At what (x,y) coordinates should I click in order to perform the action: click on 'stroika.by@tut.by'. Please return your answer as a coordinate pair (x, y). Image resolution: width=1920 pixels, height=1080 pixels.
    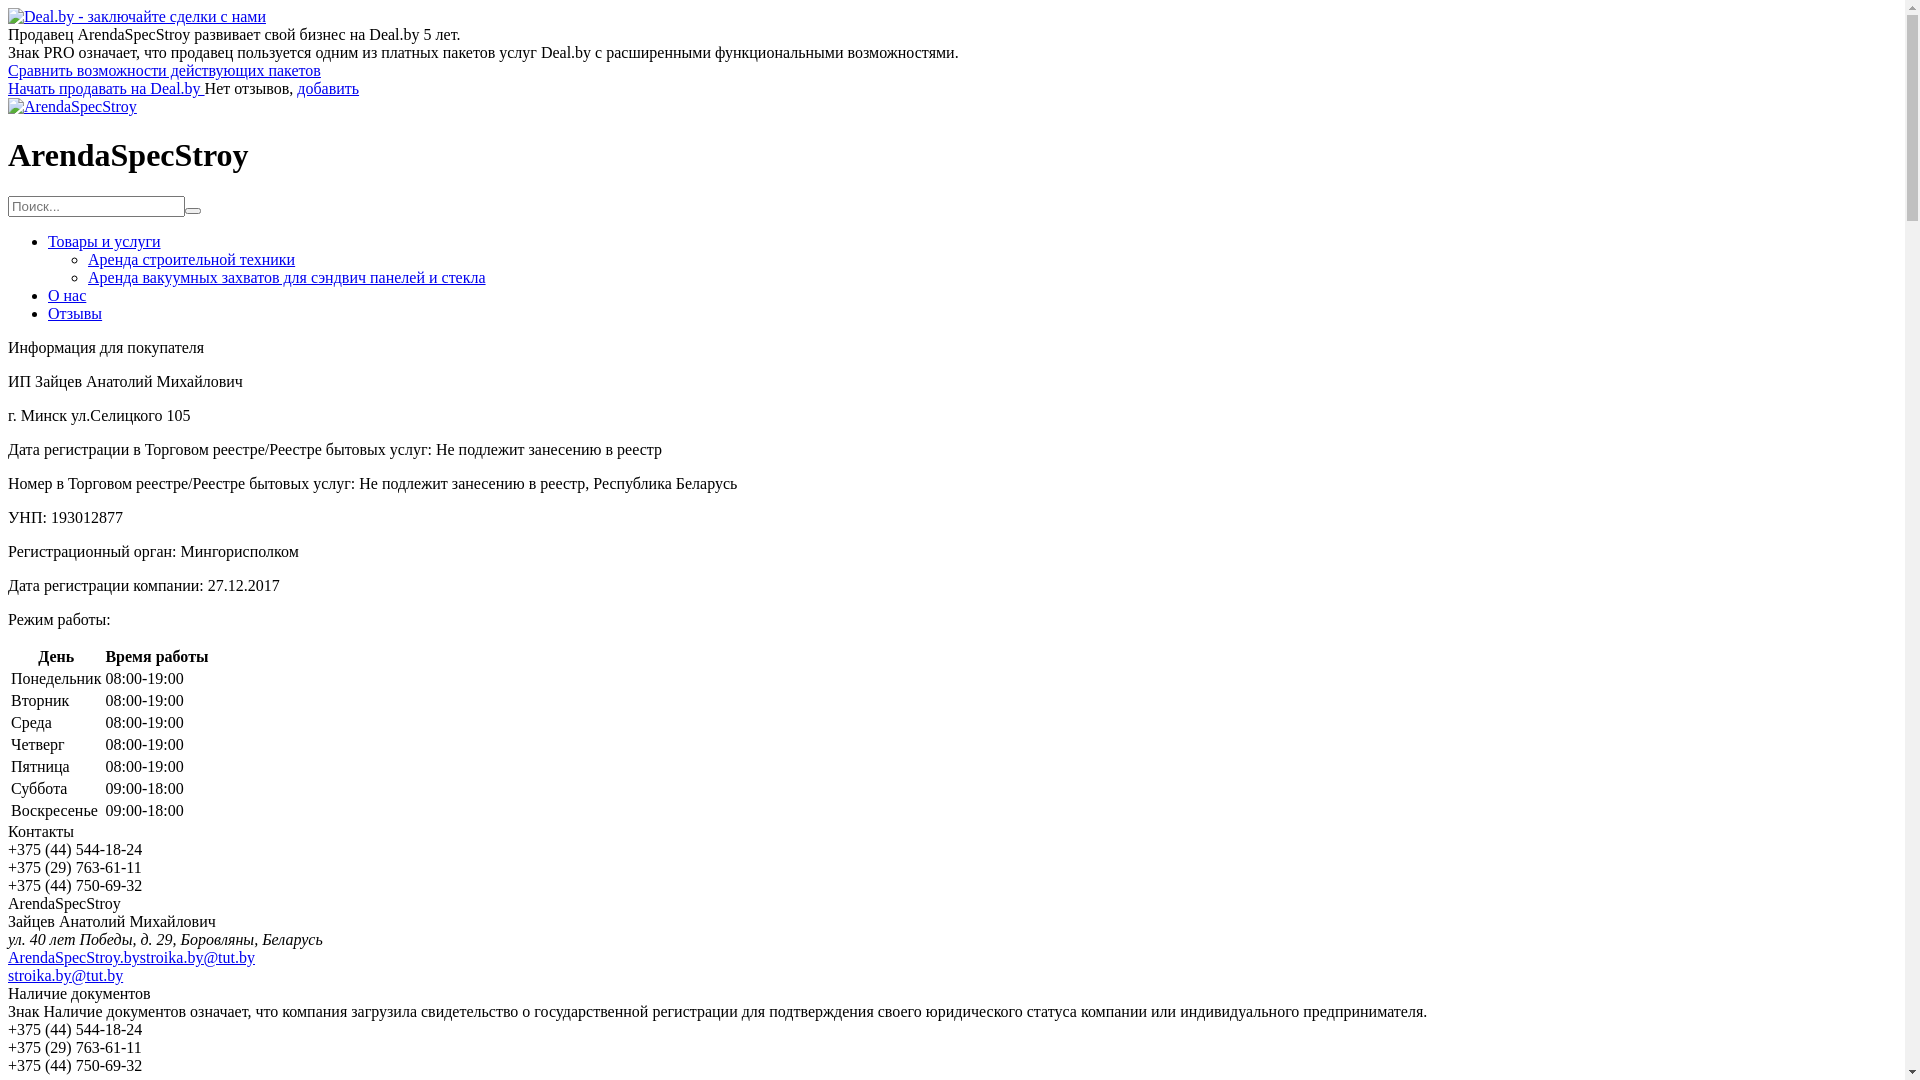
    Looking at the image, I should click on (197, 956).